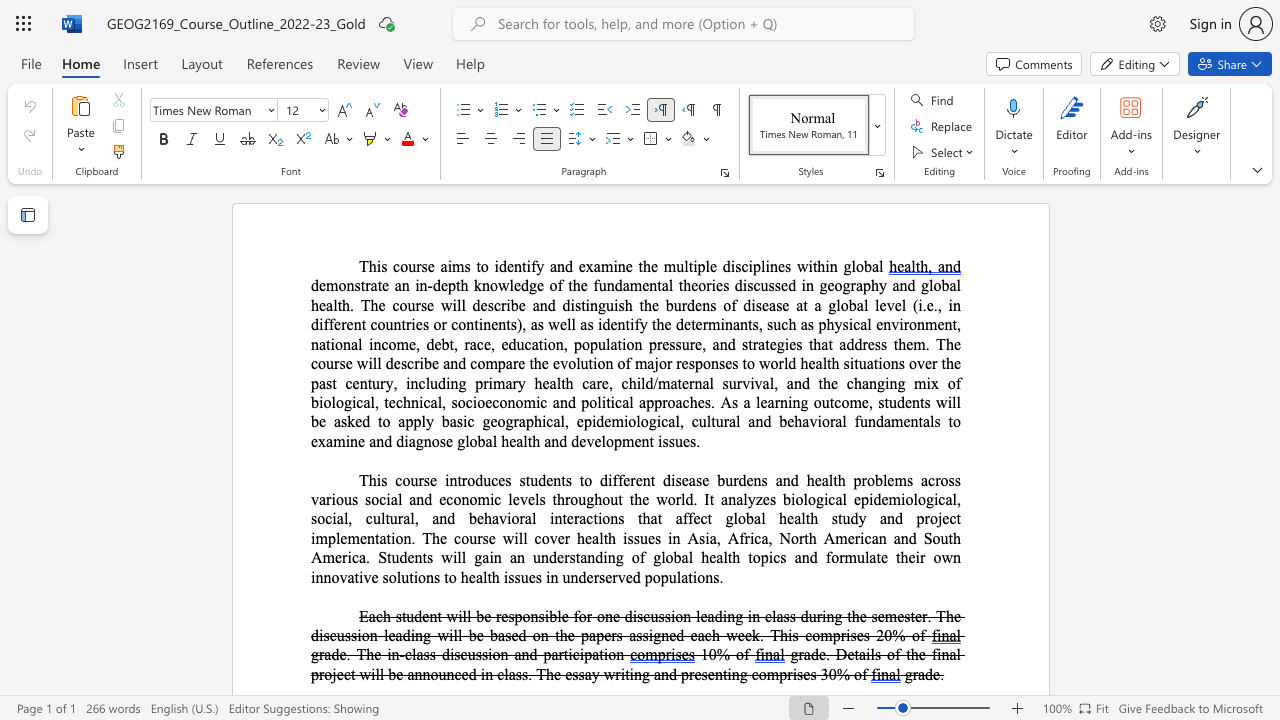  Describe the element at coordinates (481, 402) in the screenshot. I see `the 2th character "o" in the text` at that location.